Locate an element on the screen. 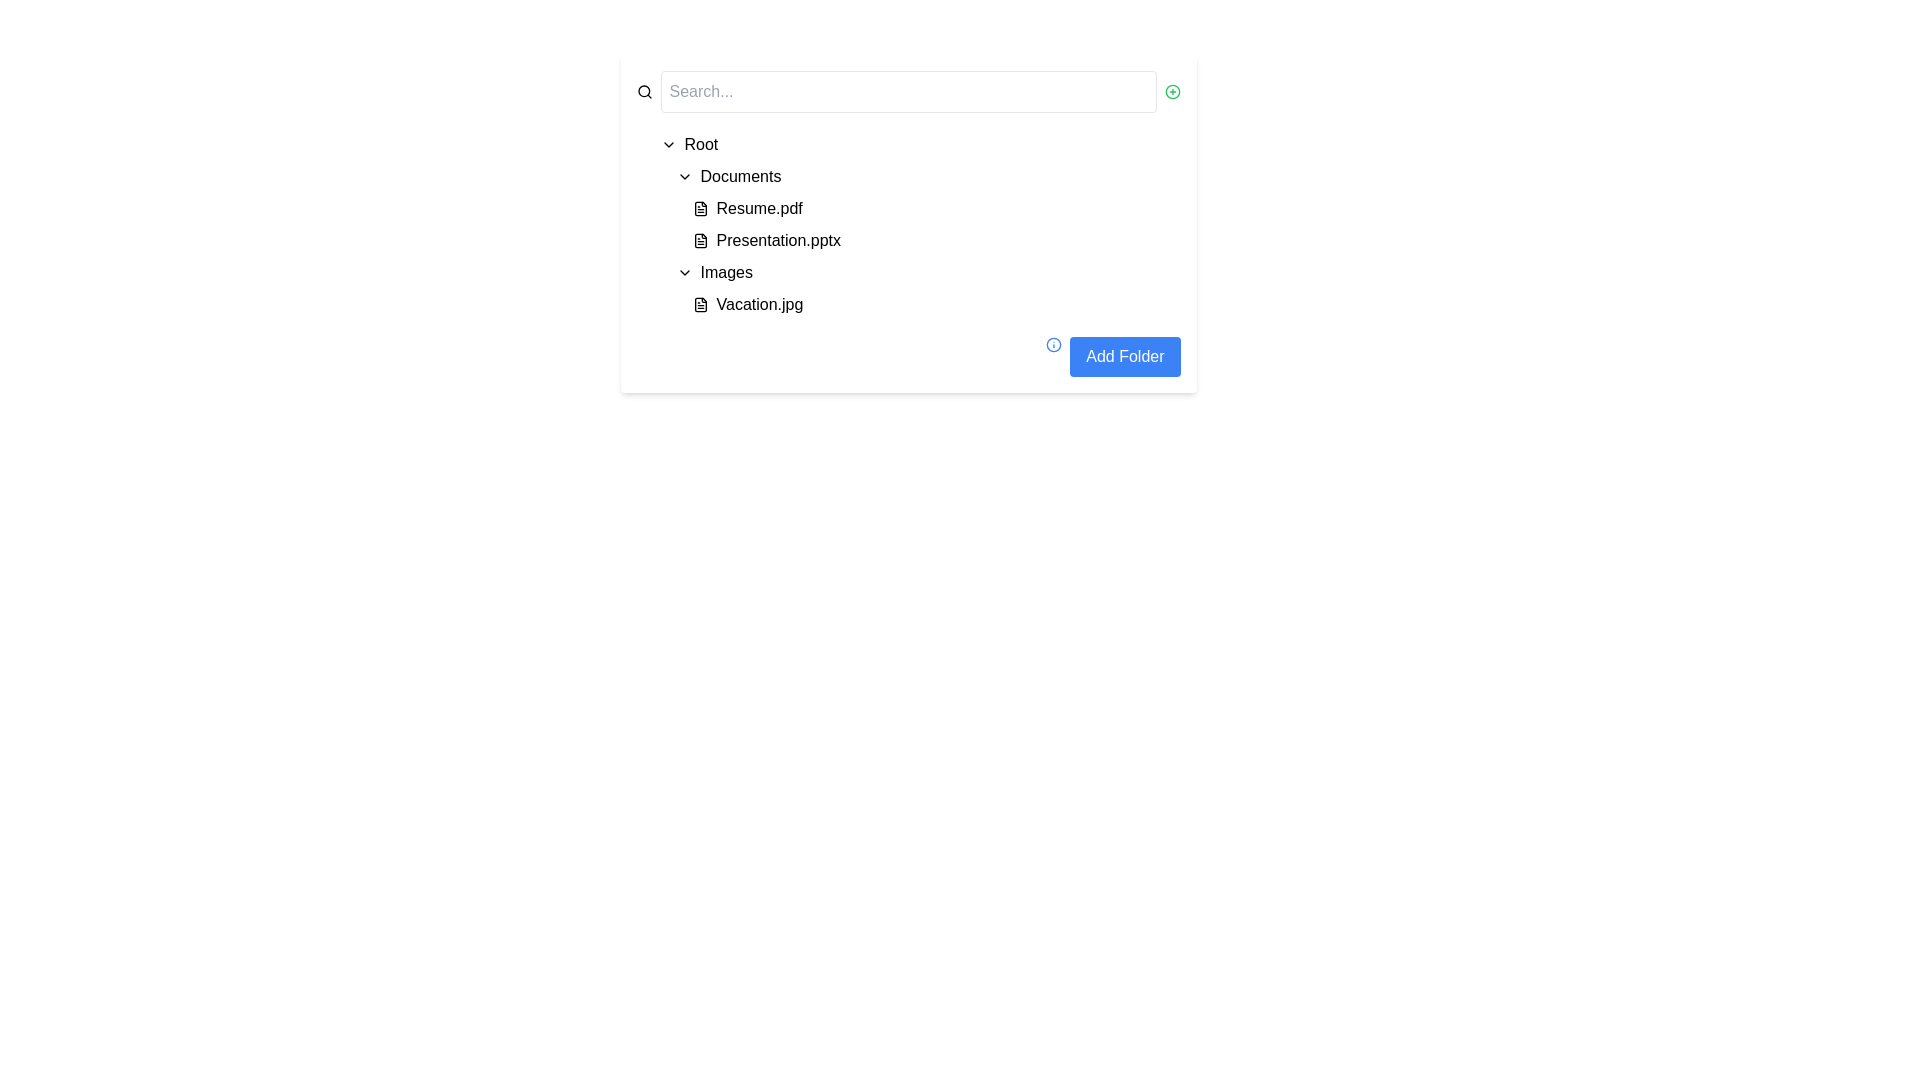 The image size is (1920, 1080). the list item labeled 'Vacation.jpg' is located at coordinates (923, 289).